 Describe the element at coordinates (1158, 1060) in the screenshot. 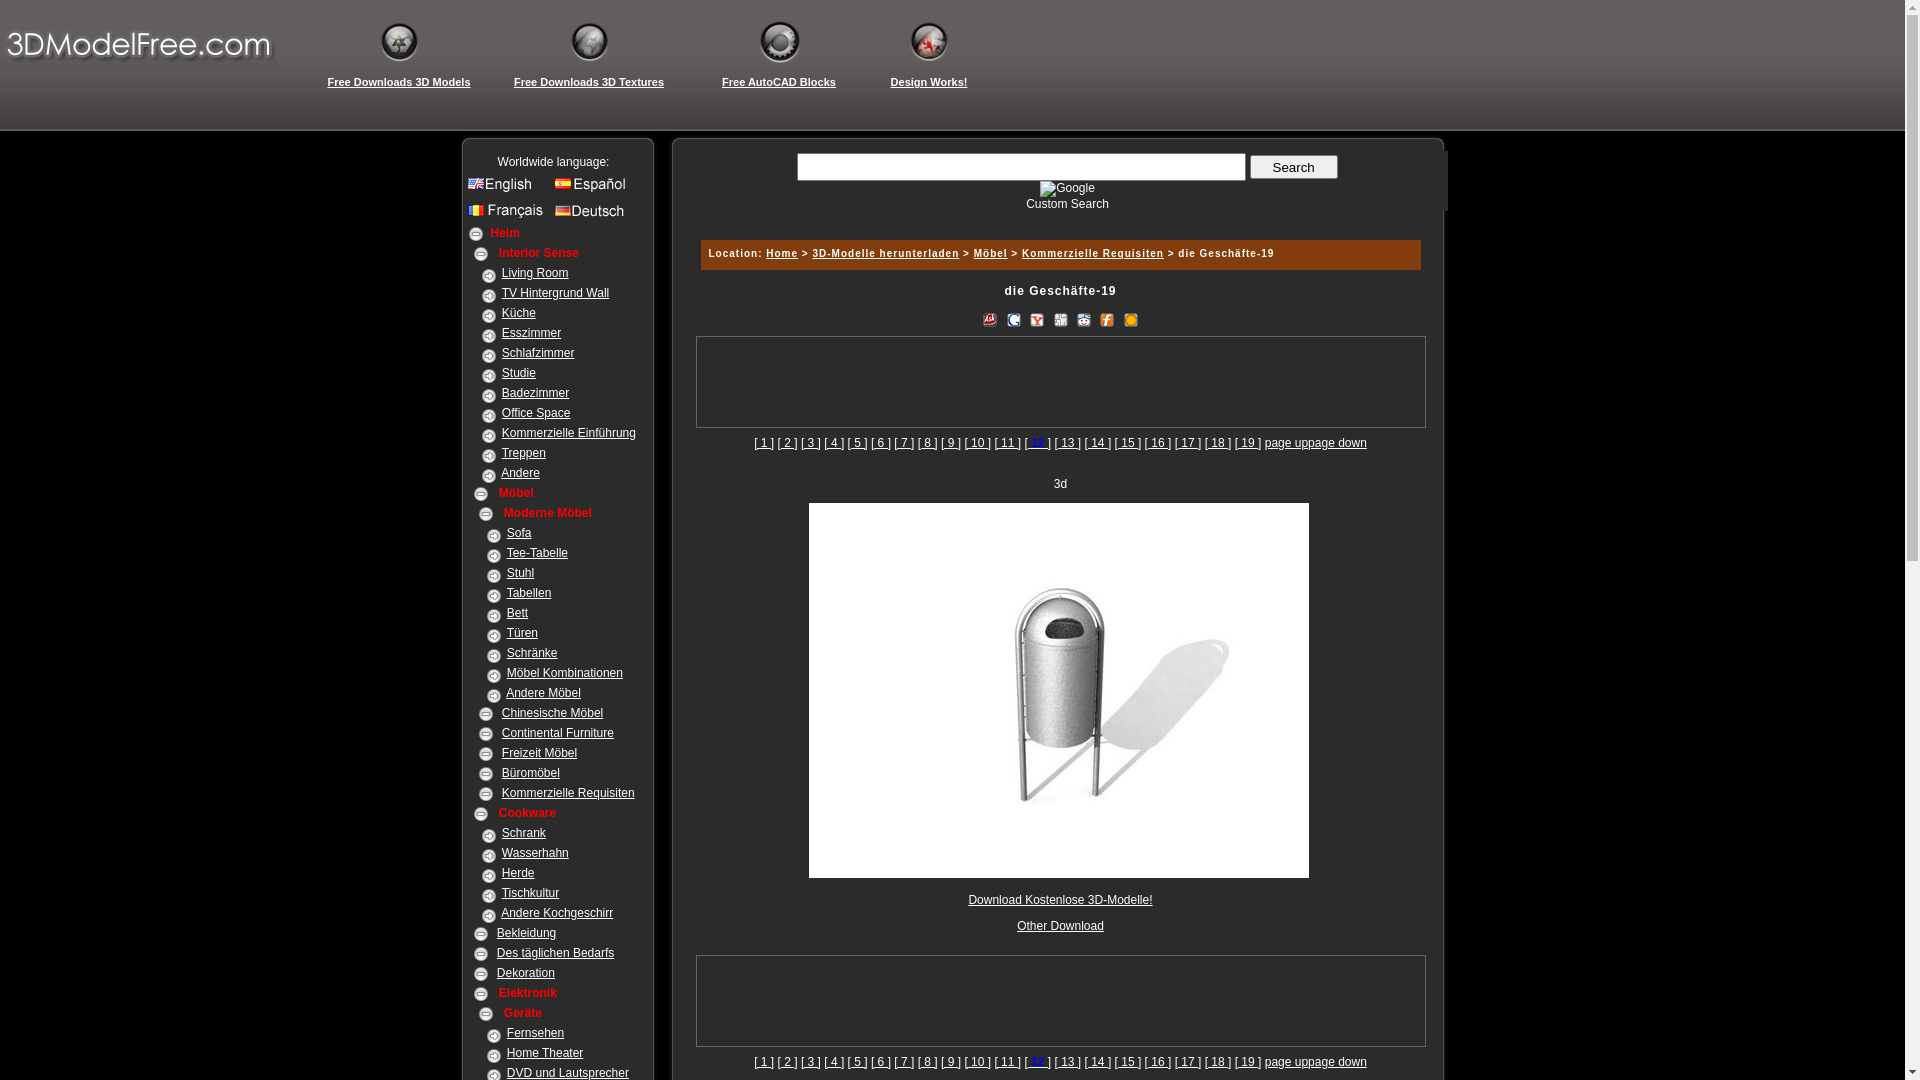

I see `'[ 16 ]'` at that location.